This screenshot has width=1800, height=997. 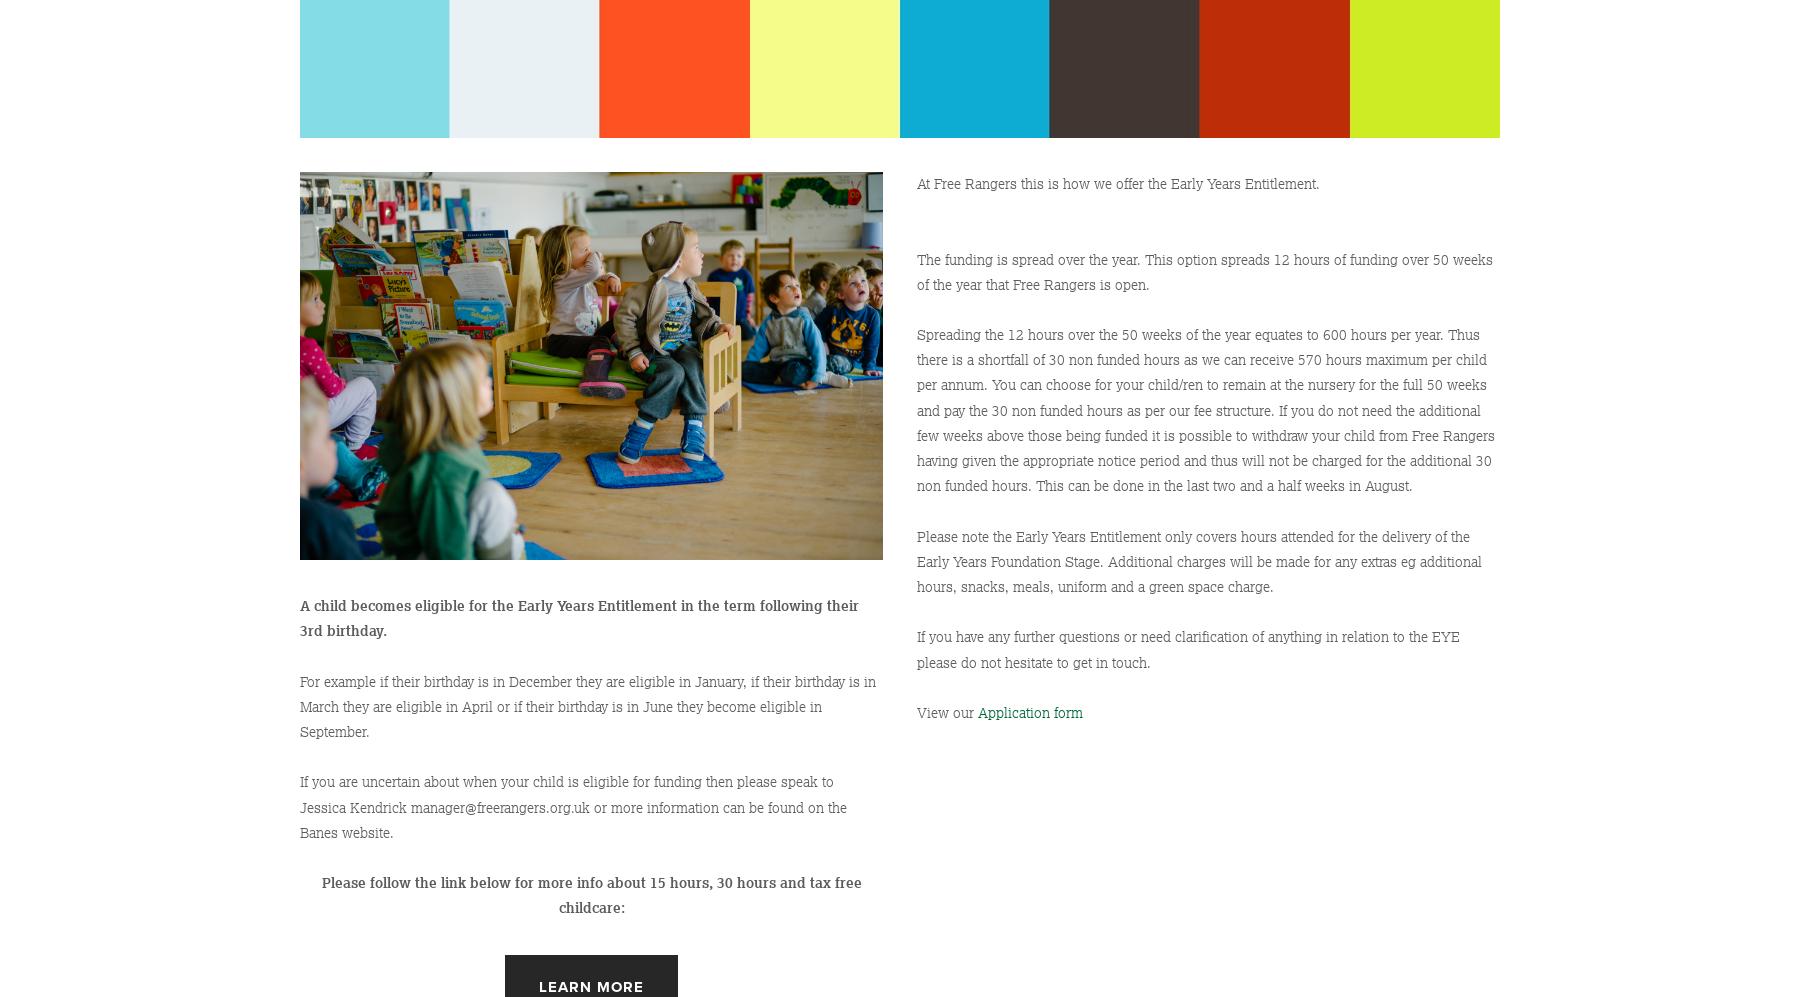 What do you see at coordinates (915, 270) in the screenshot?
I see `'The funding is spread over the year. This option spreads 12 hours of funding over 50 weeks of the year that Free Rangers is open.'` at bounding box center [915, 270].